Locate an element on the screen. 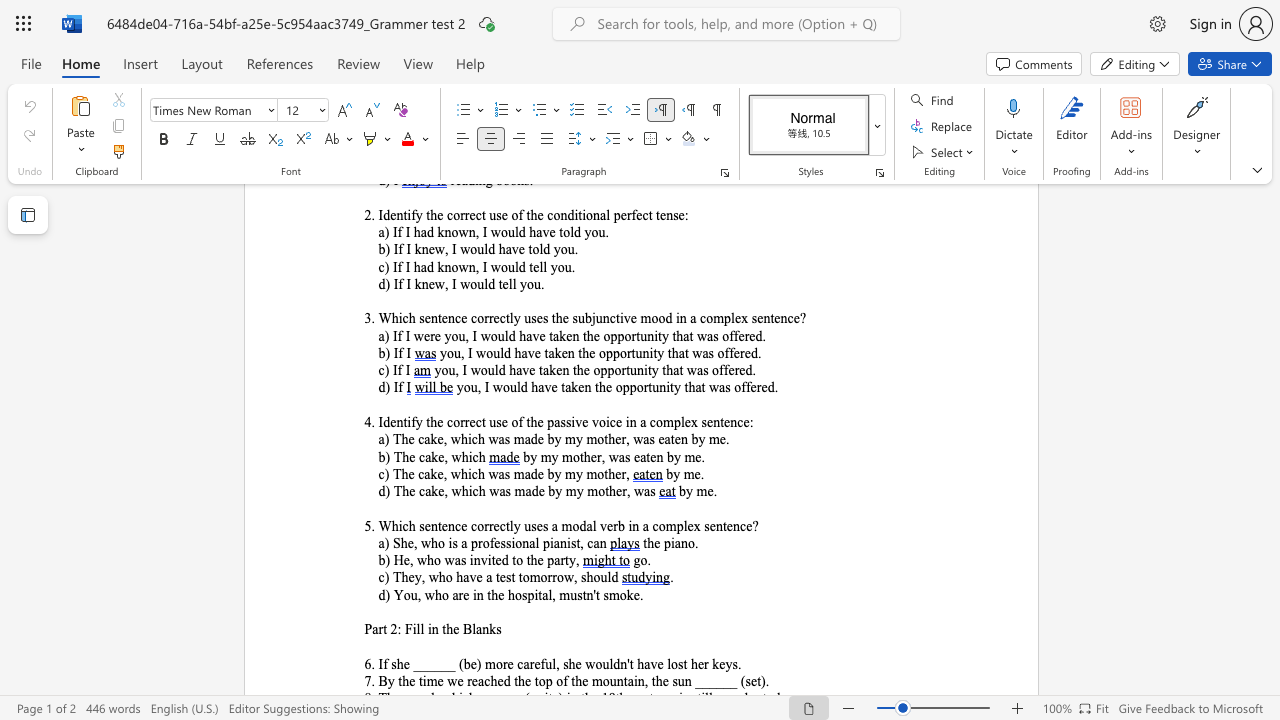  the subset text "the mountain, the sun ____" within the text "7. By the time we reached the top of the mountain, the sun ______ (set)." is located at coordinates (570, 680).